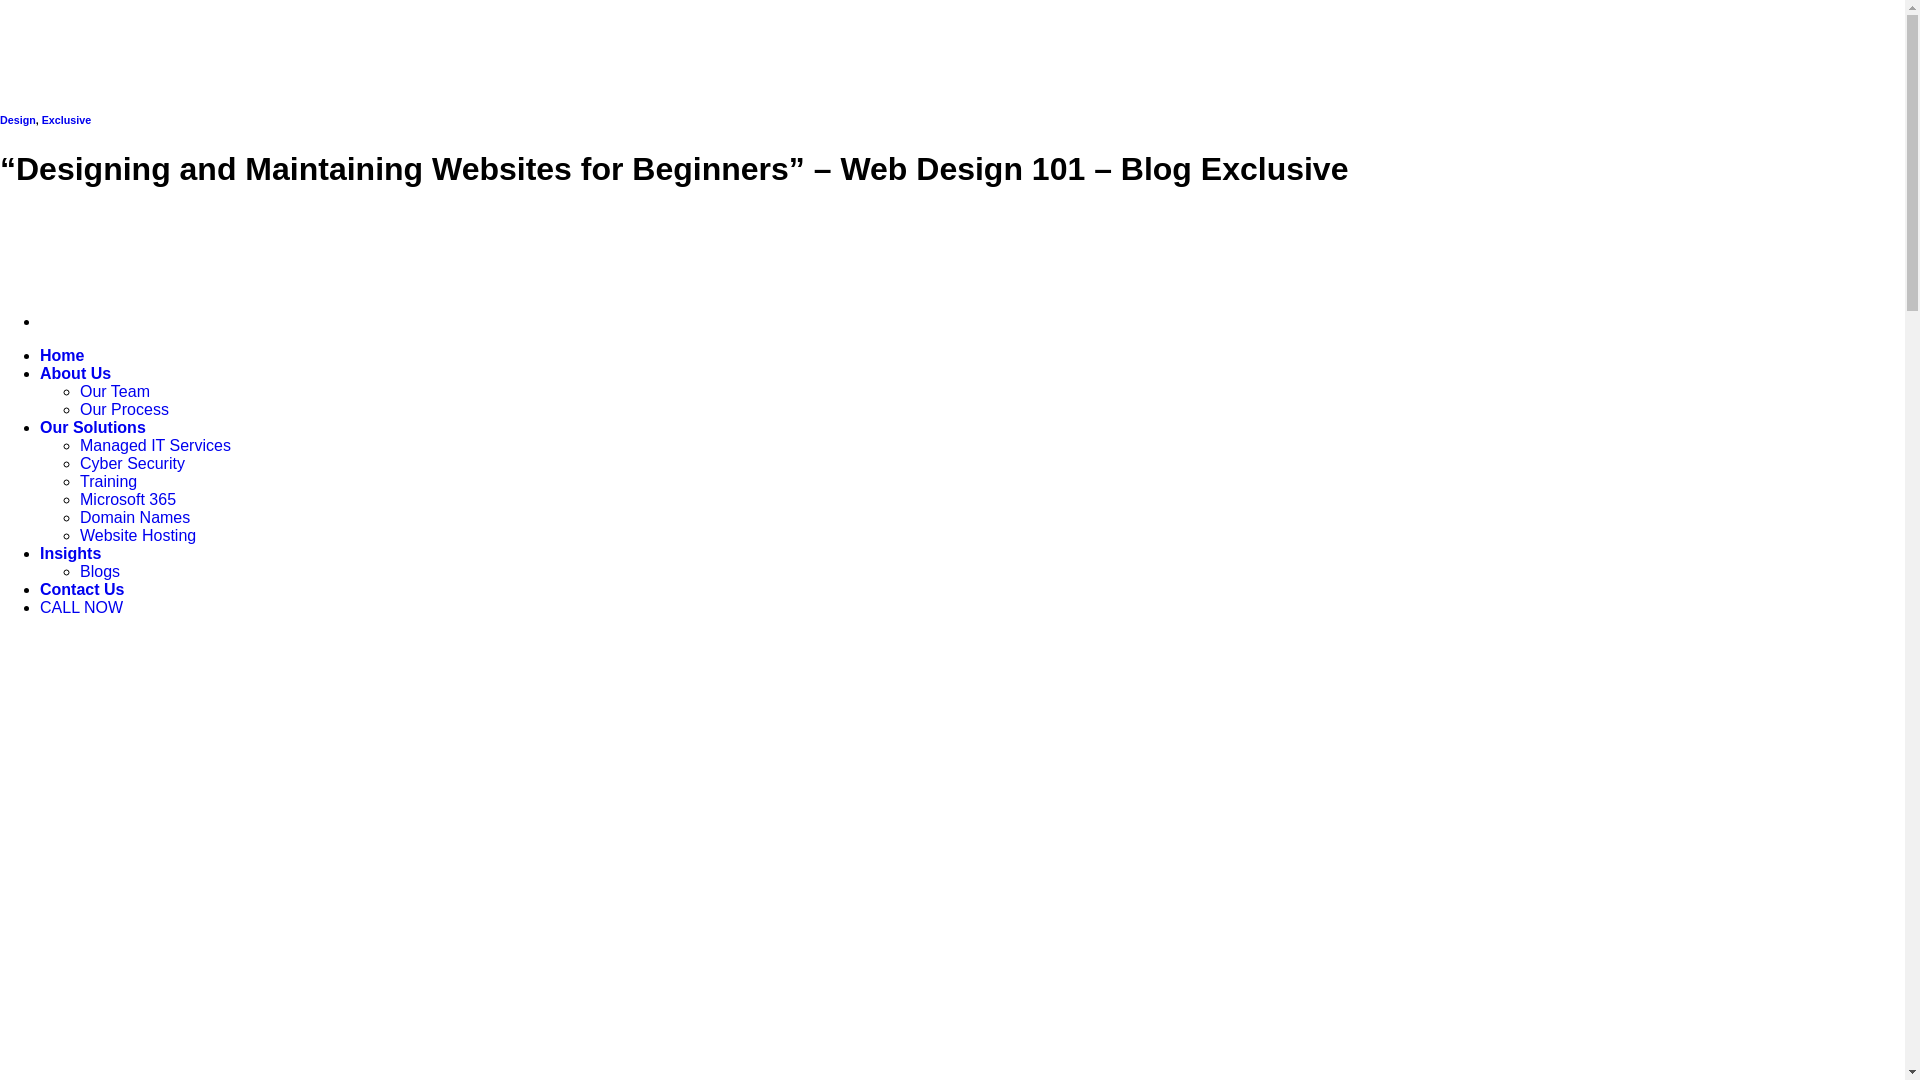 Image resolution: width=1920 pixels, height=1080 pixels. What do you see at coordinates (154, 444) in the screenshot?
I see `'Managed IT Services'` at bounding box center [154, 444].